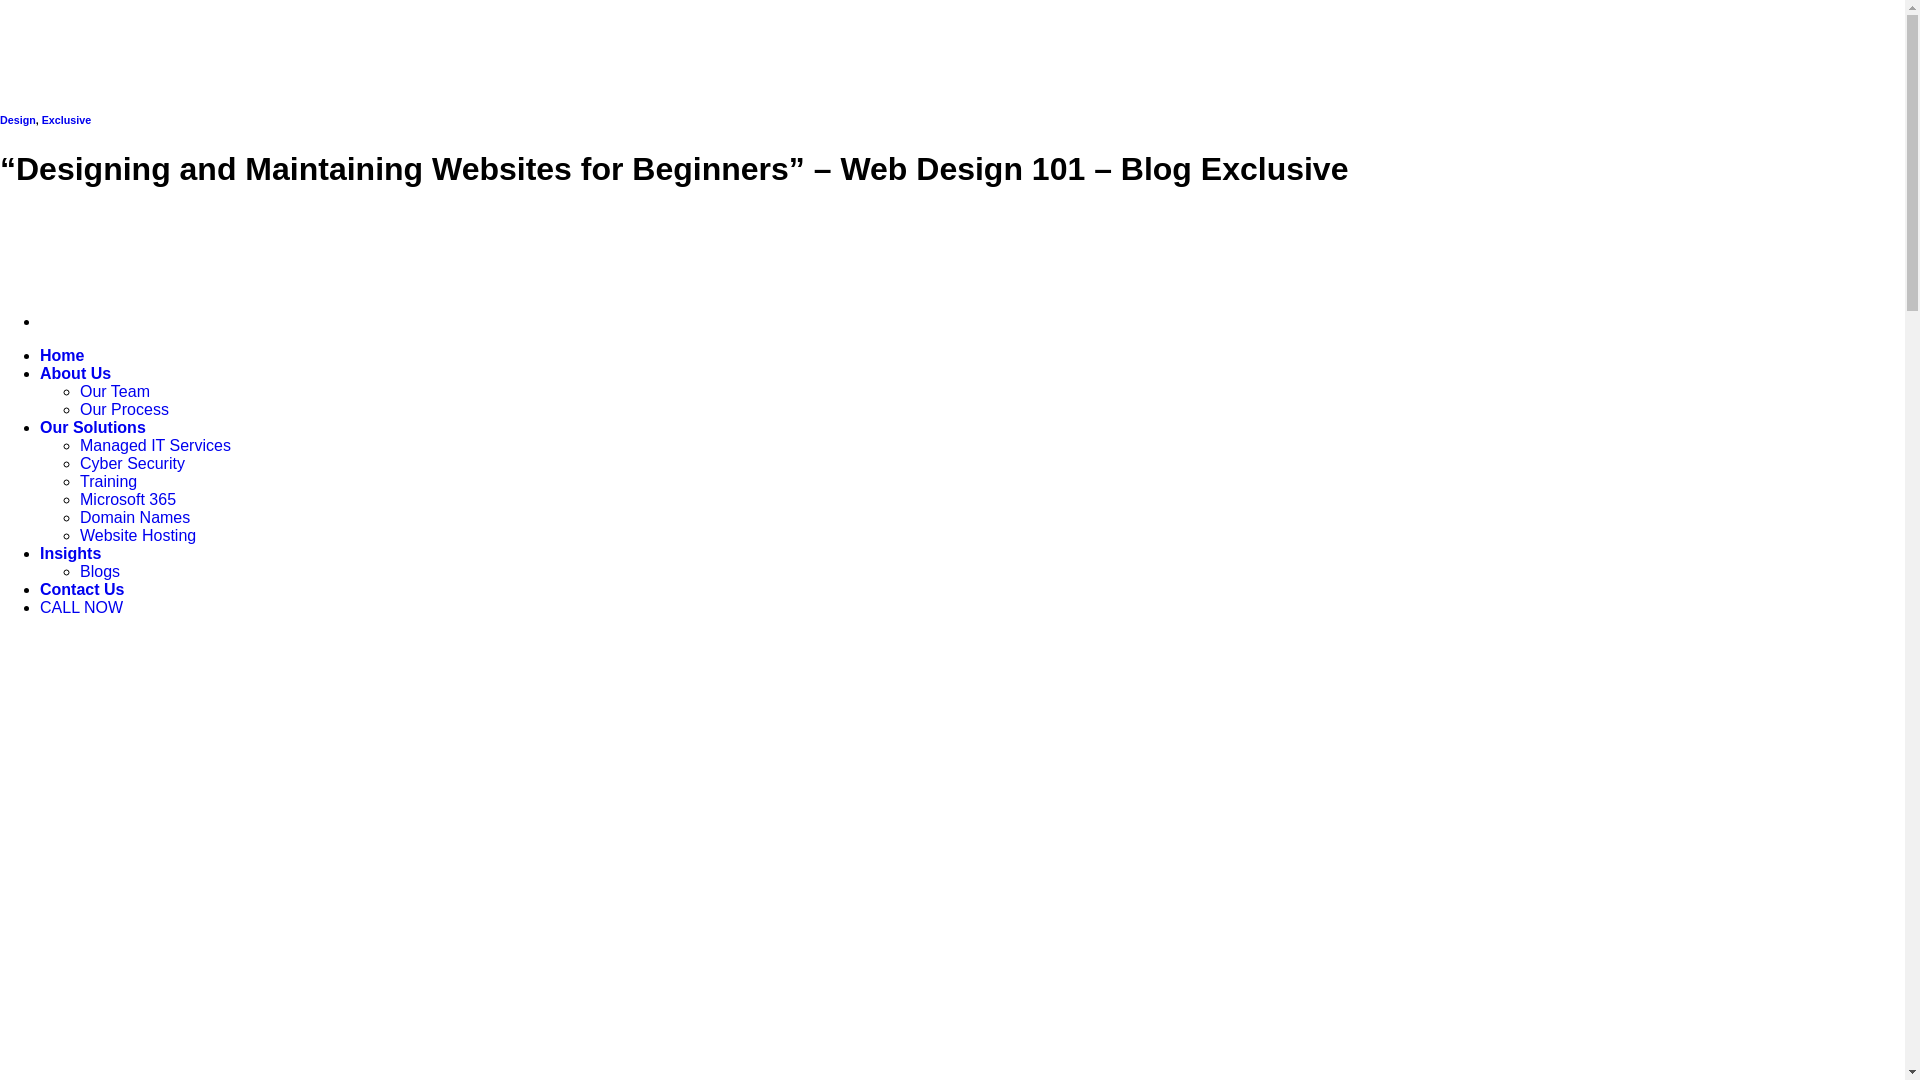 Image resolution: width=1920 pixels, height=1080 pixels. What do you see at coordinates (154, 444) in the screenshot?
I see `'Managed IT Services'` at bounding box center [154, 444].